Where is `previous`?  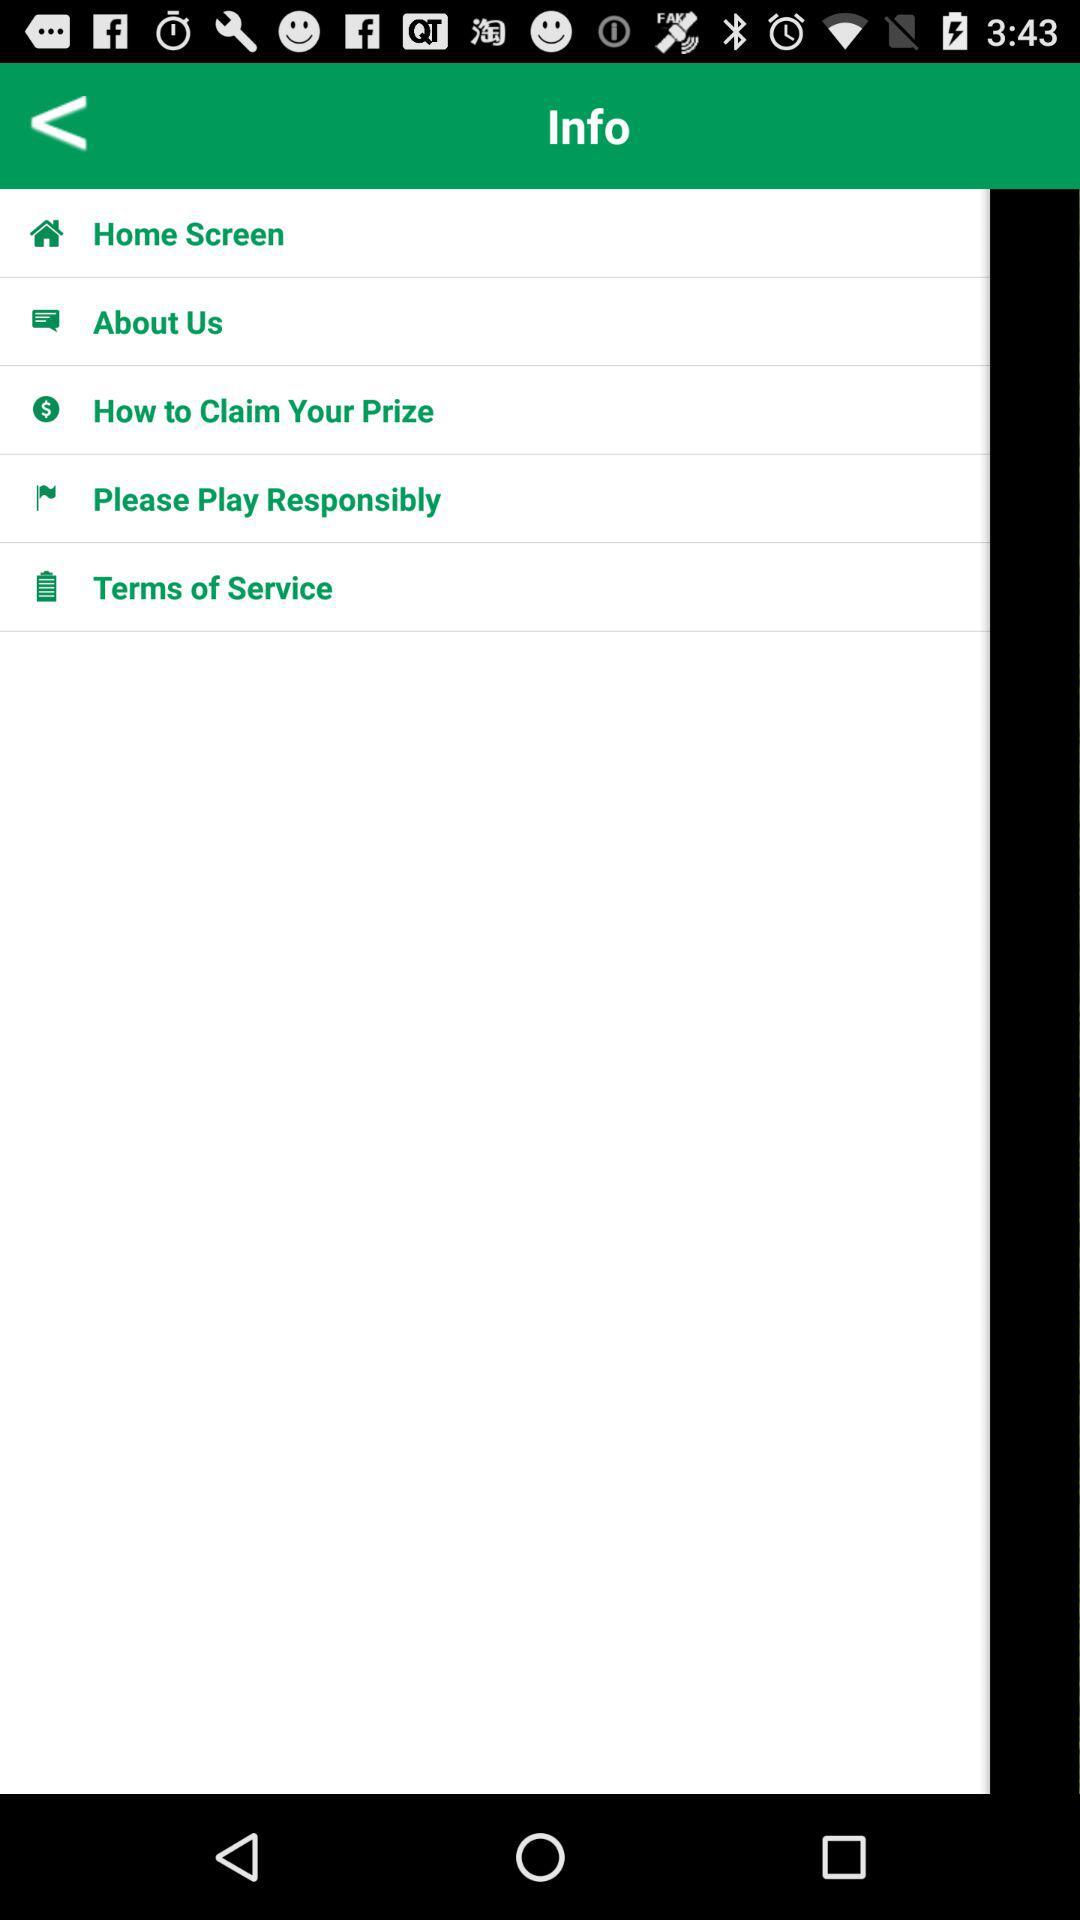 previous is located at coordinates (58, 124).